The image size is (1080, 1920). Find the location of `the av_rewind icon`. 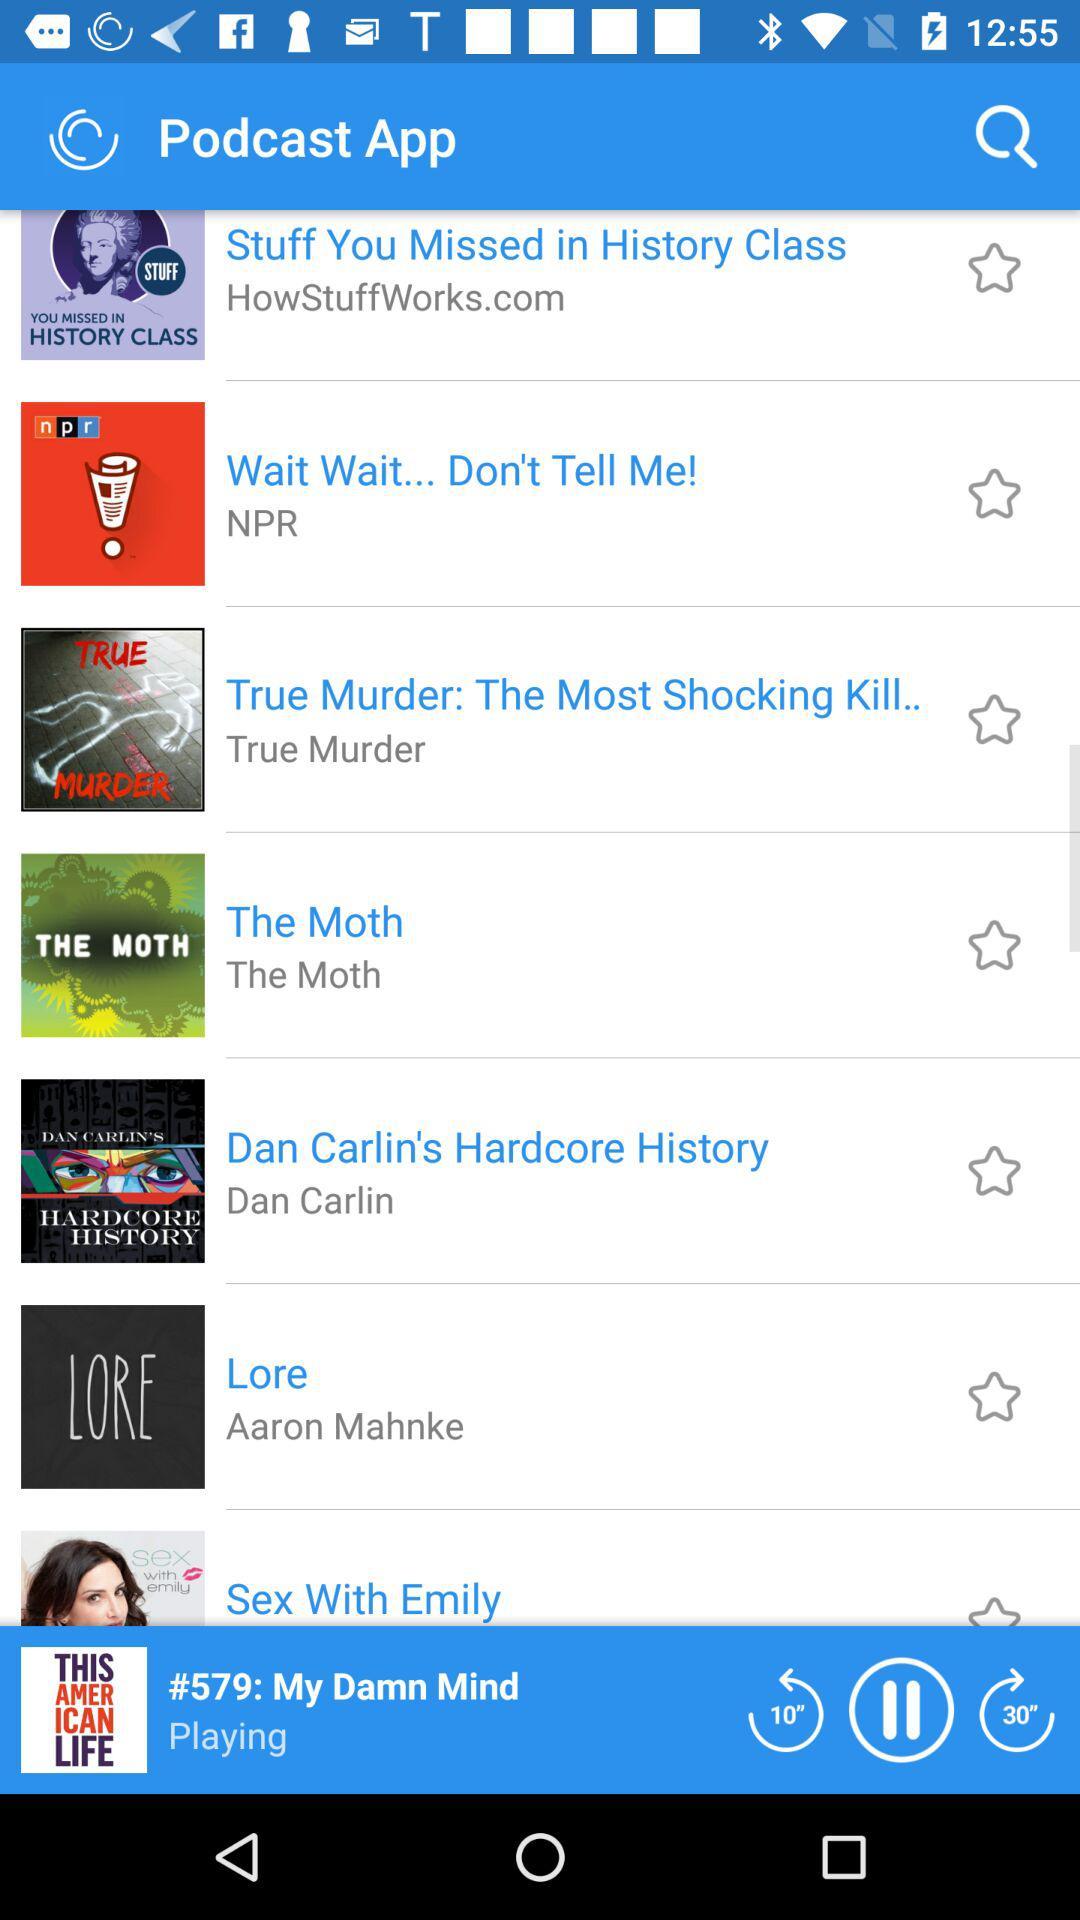

the av_rewind icon is located at coordinates (785, 1708).